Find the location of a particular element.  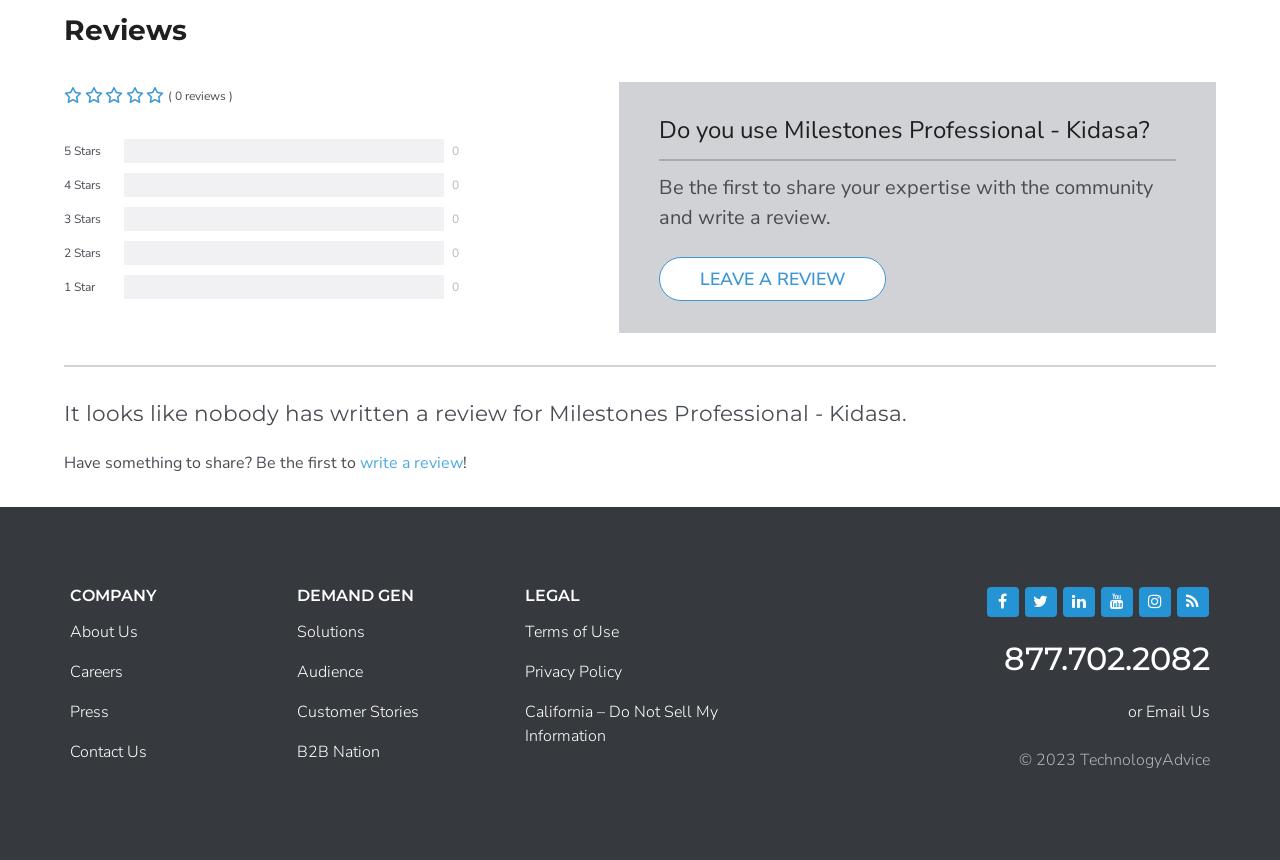

'Audience' is located at coordinates (329, 672).